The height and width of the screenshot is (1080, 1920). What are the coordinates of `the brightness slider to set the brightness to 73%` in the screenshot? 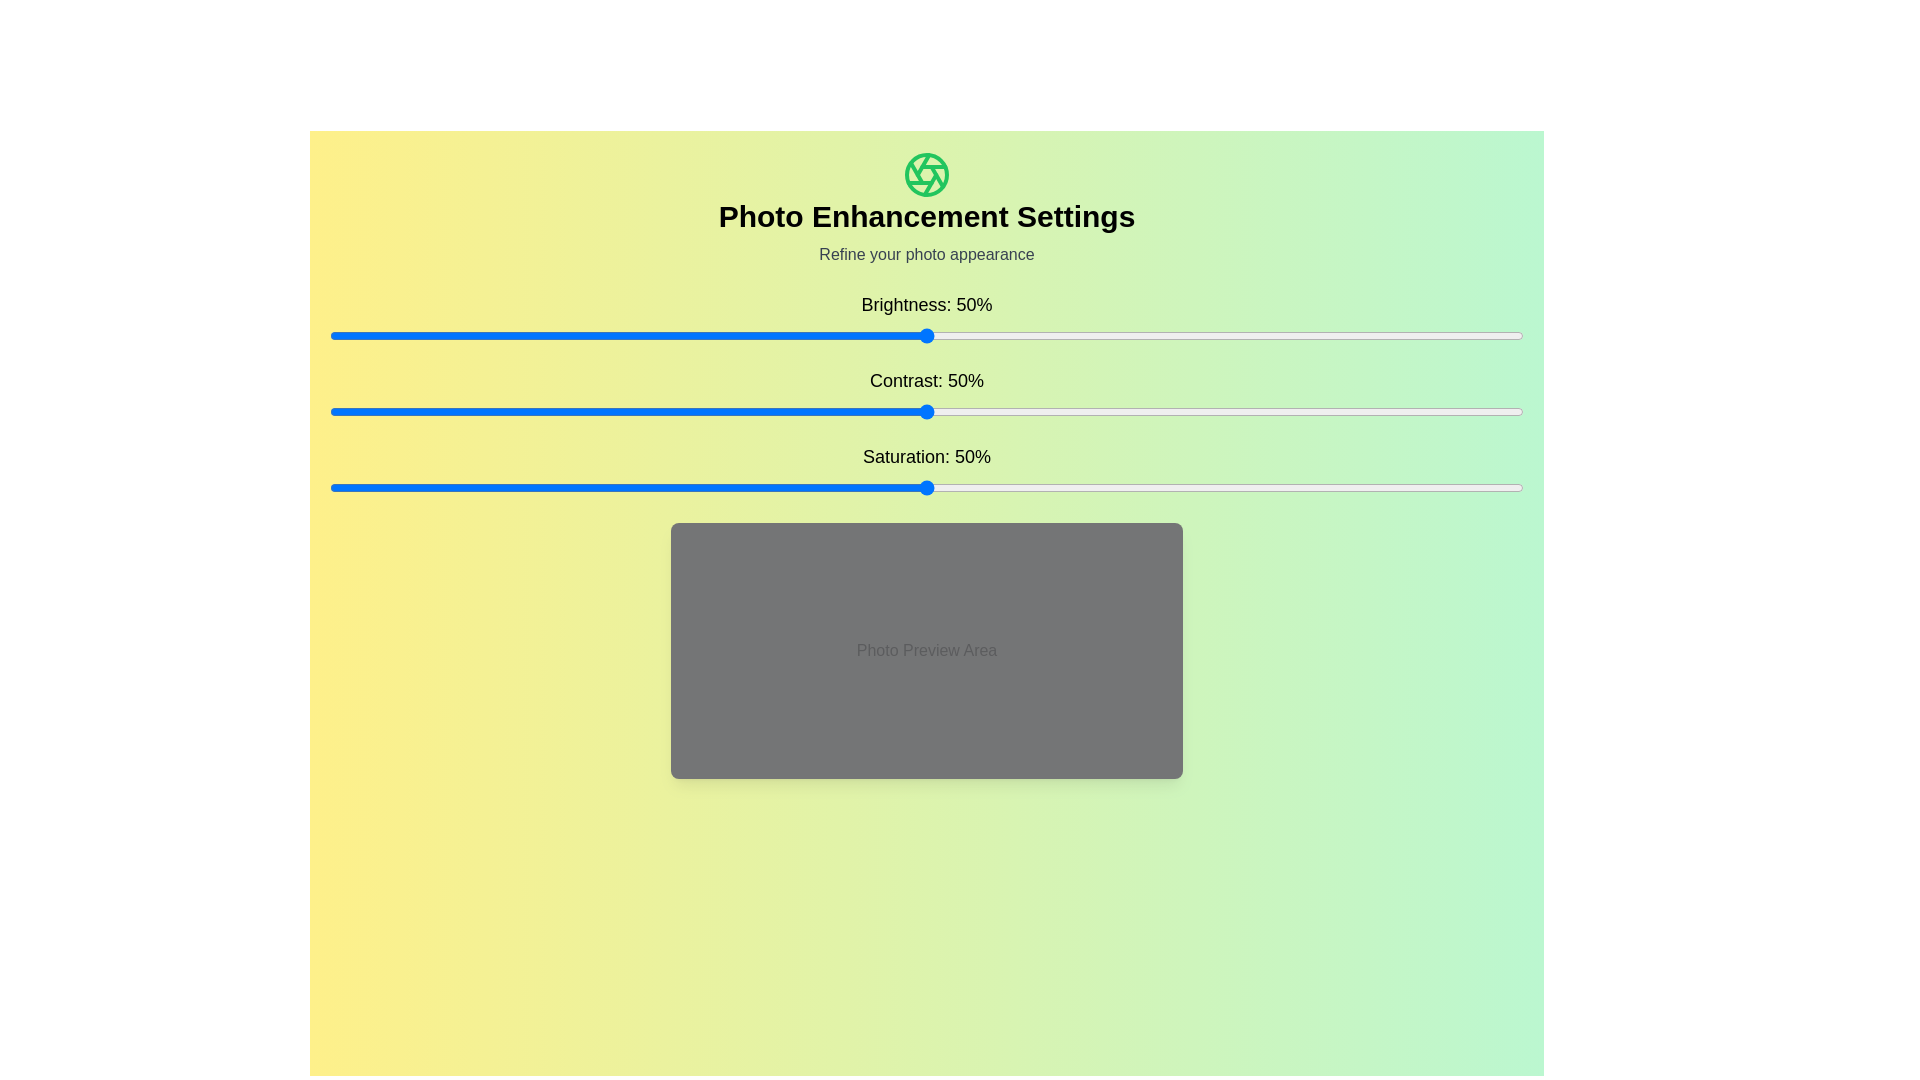 It's located at (1200, 334).